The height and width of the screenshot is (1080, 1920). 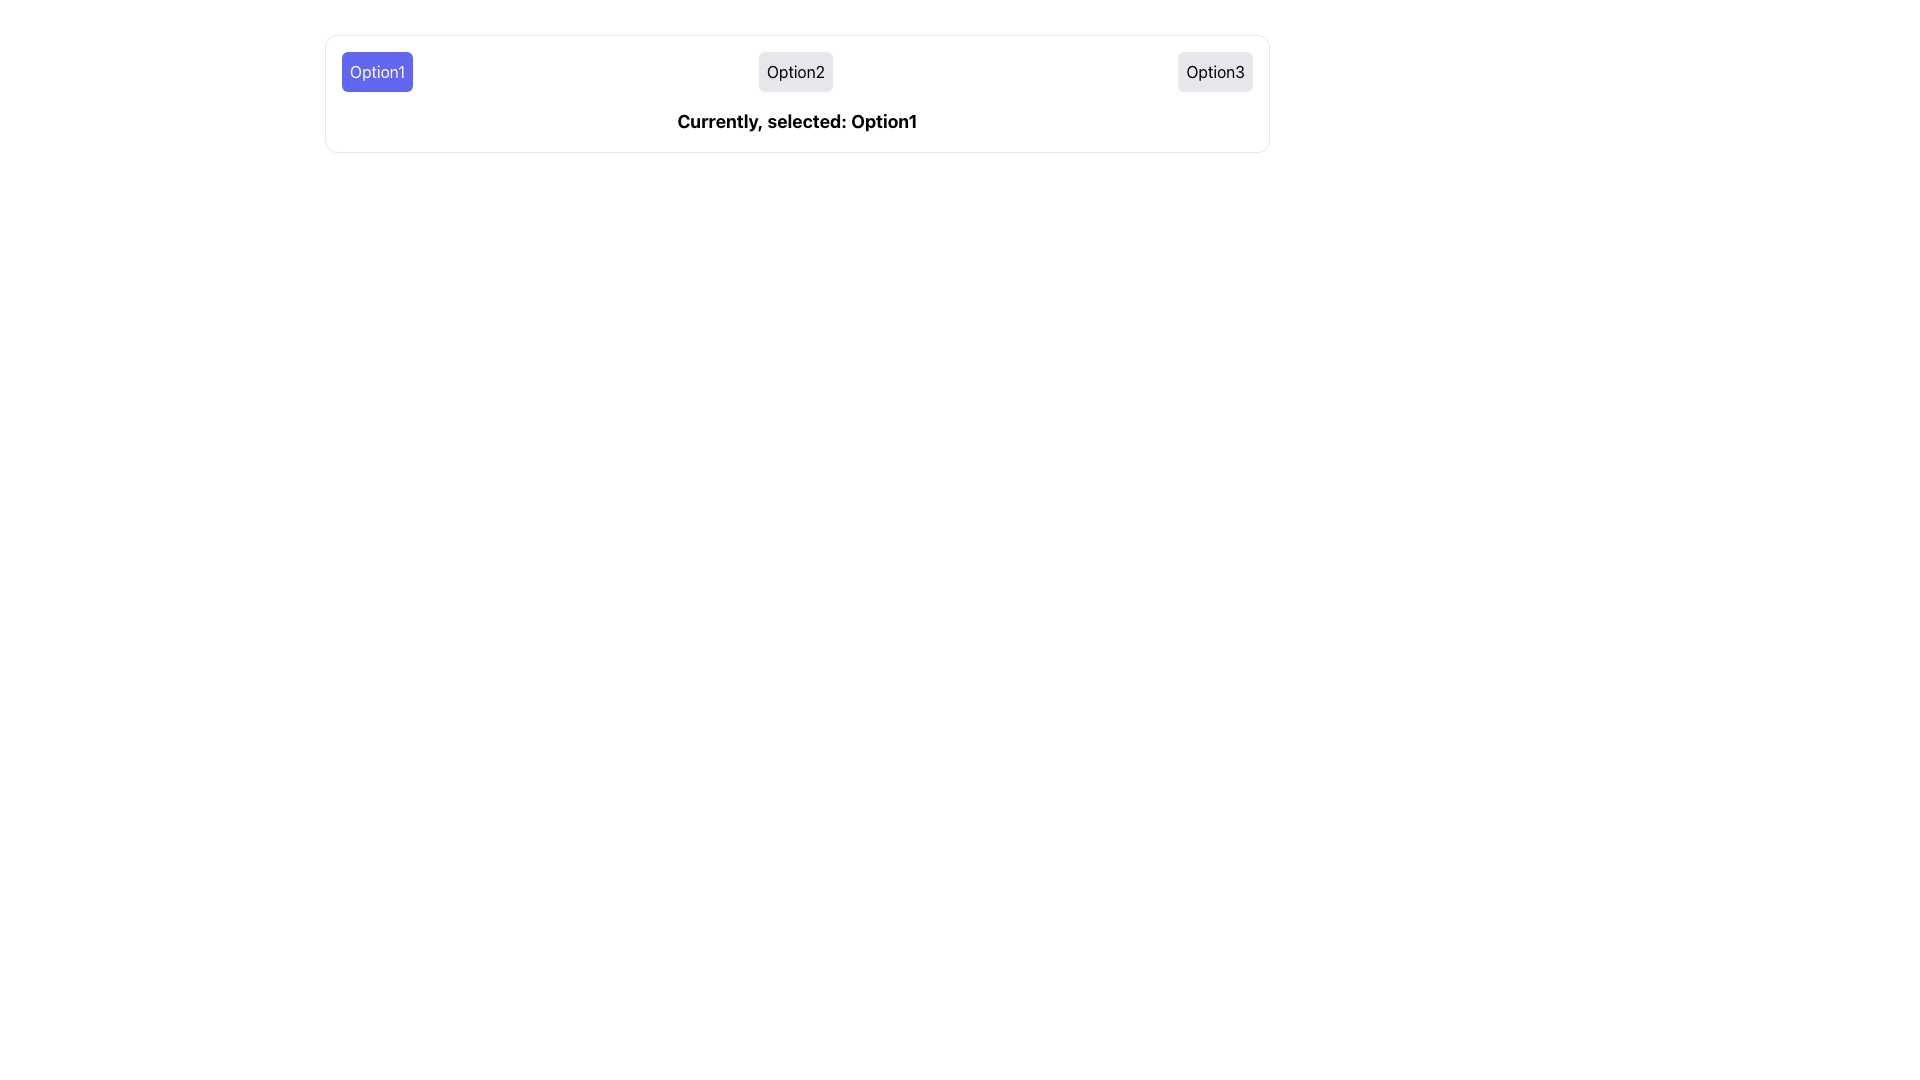 What do you see at coordinates (377, 71) in the screenshot?
I see `the selectable option button labeled 'Option1'` at bounding box center [377, 71].